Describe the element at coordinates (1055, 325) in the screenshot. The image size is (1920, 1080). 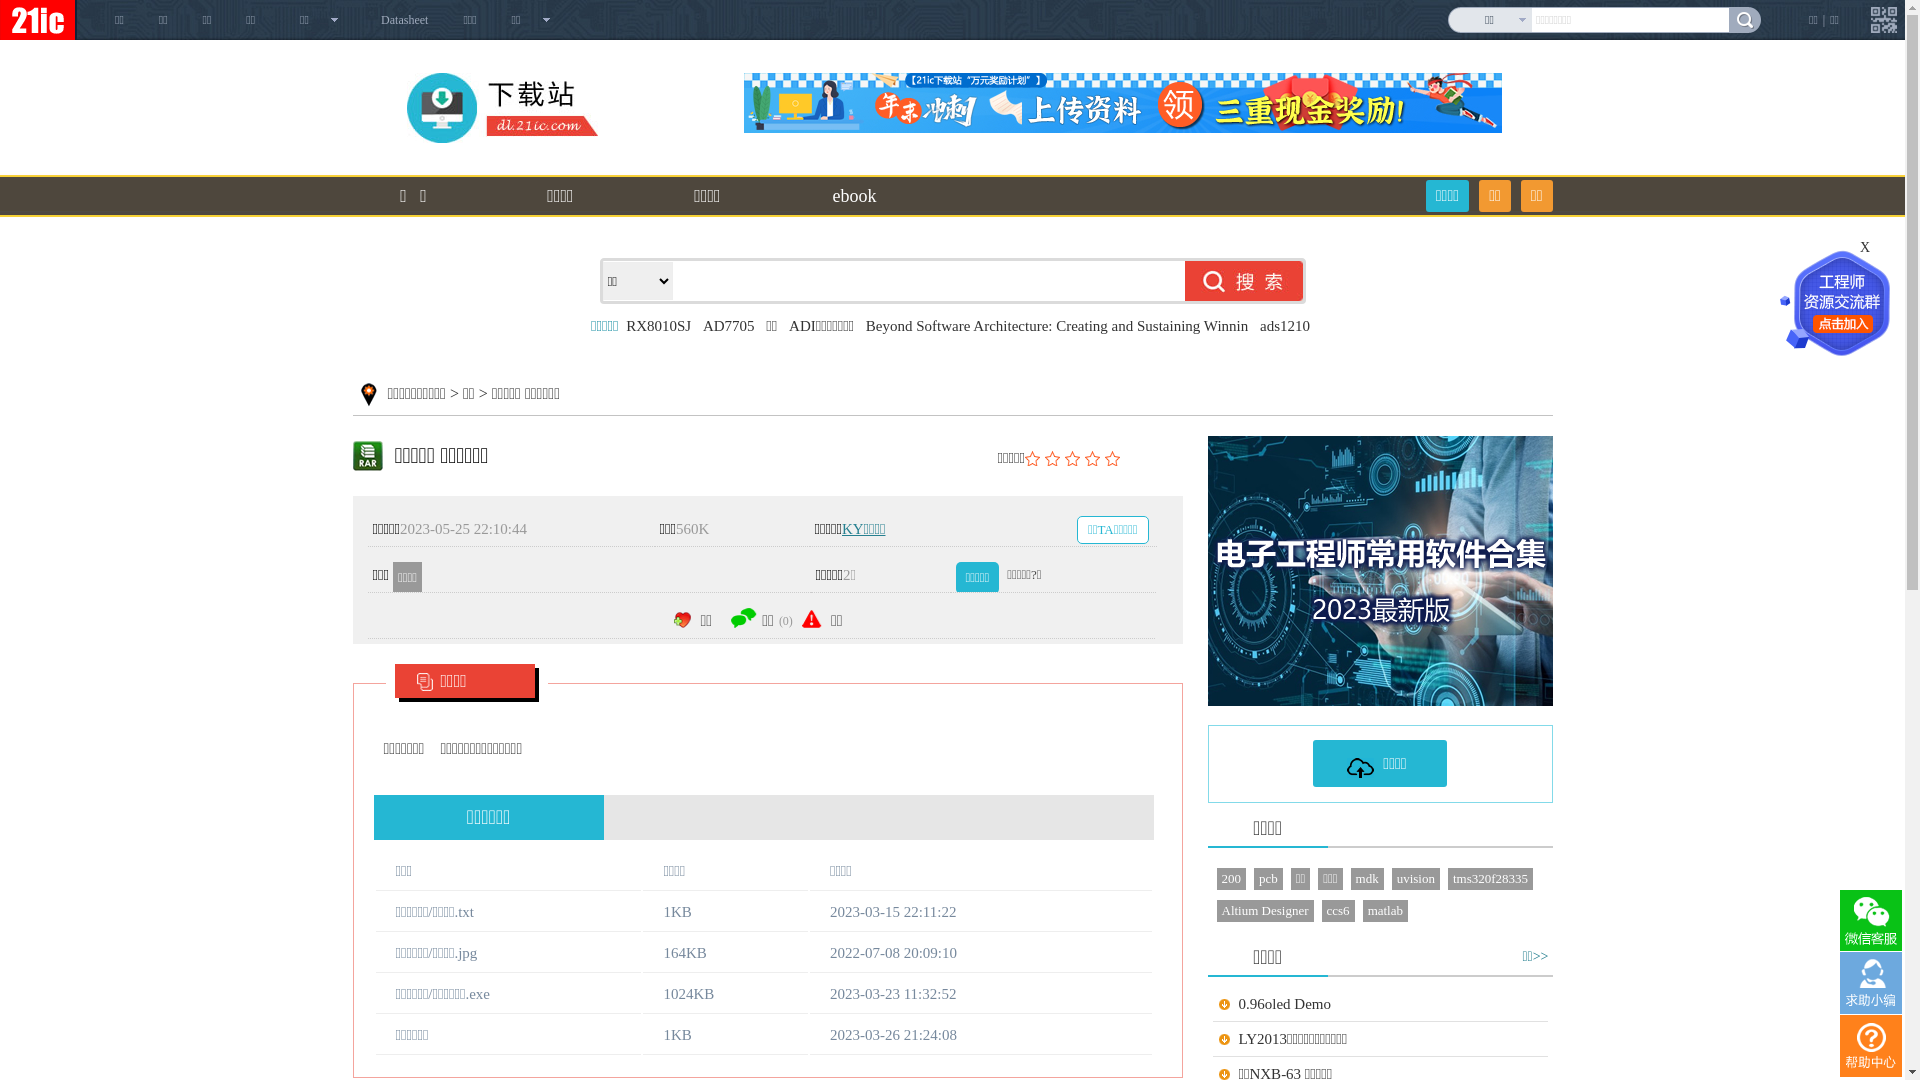
I see `'Beyond Software Architecture: Creating and Sustaining Winnin'` at that location.